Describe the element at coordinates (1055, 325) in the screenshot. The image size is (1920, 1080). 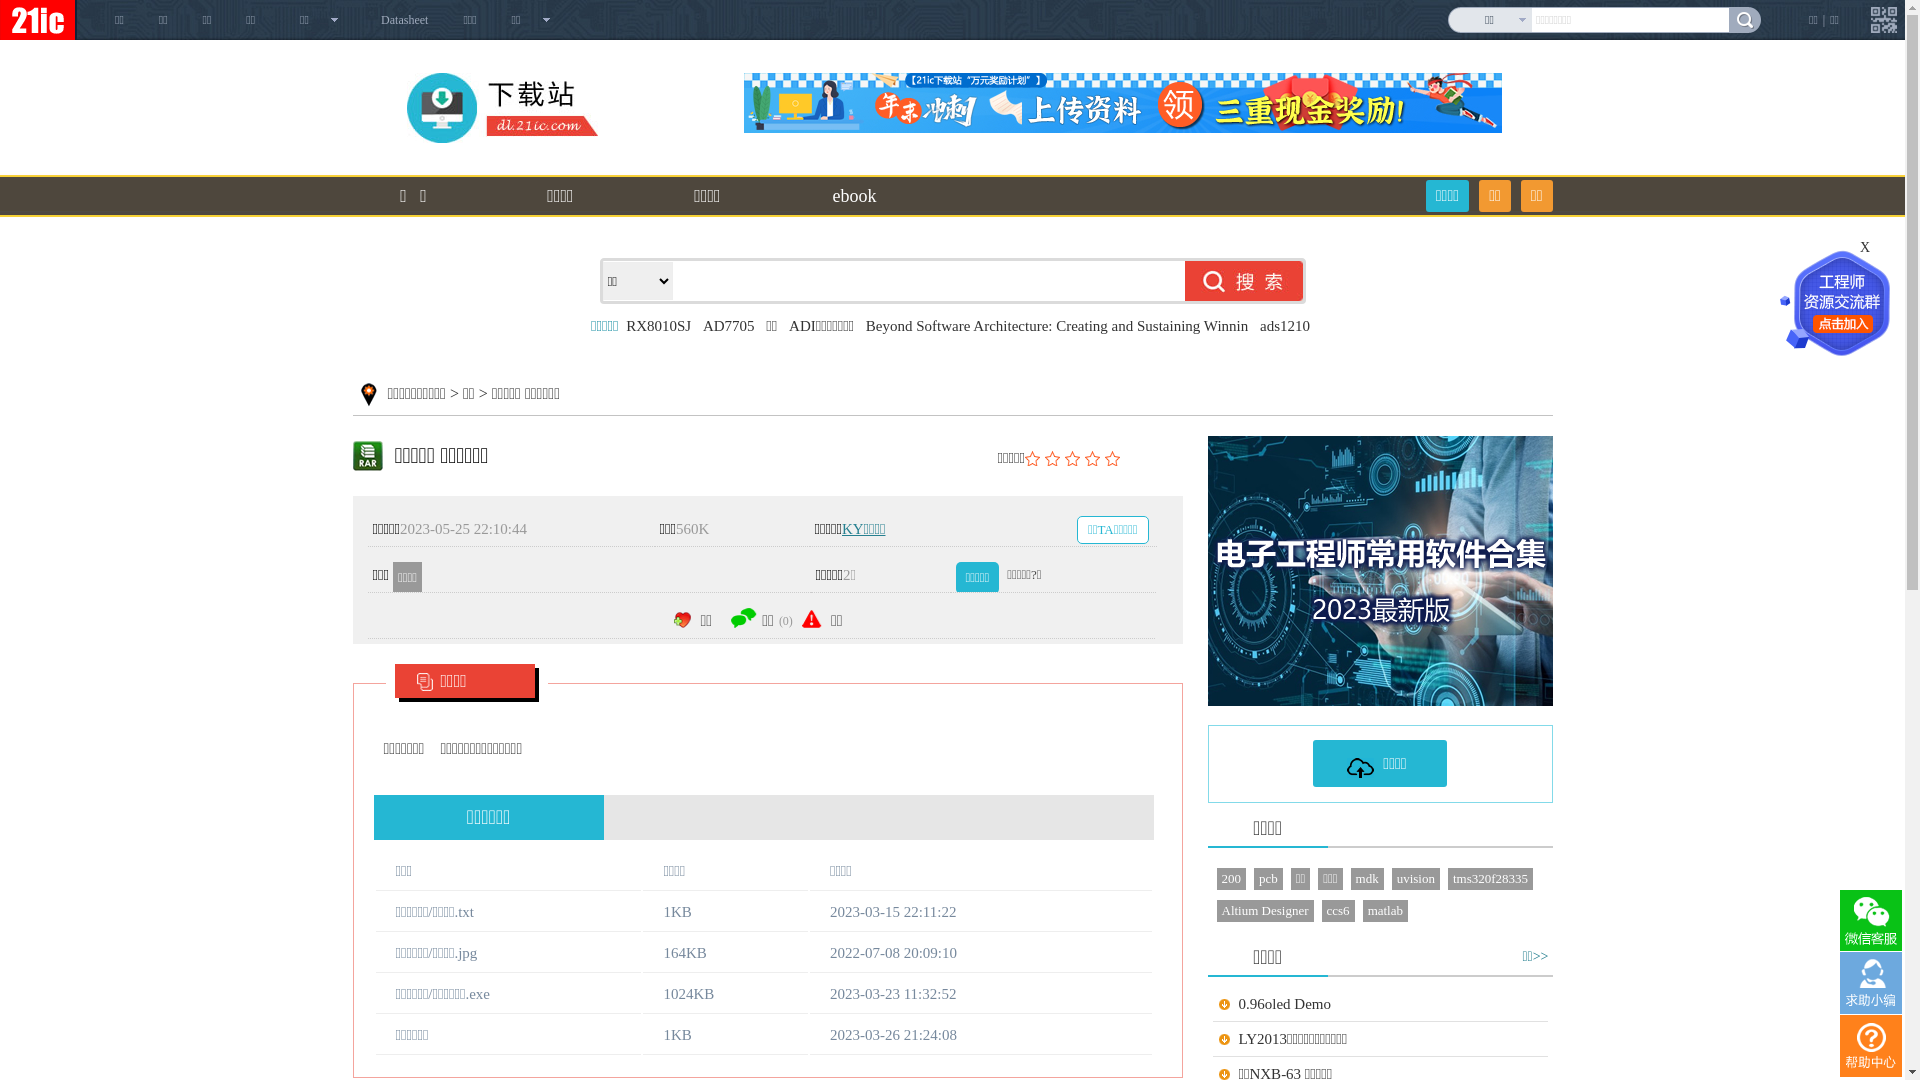
I see `'Beyond Software Architecture: Creating and Sustaining Winnin'` at that location.